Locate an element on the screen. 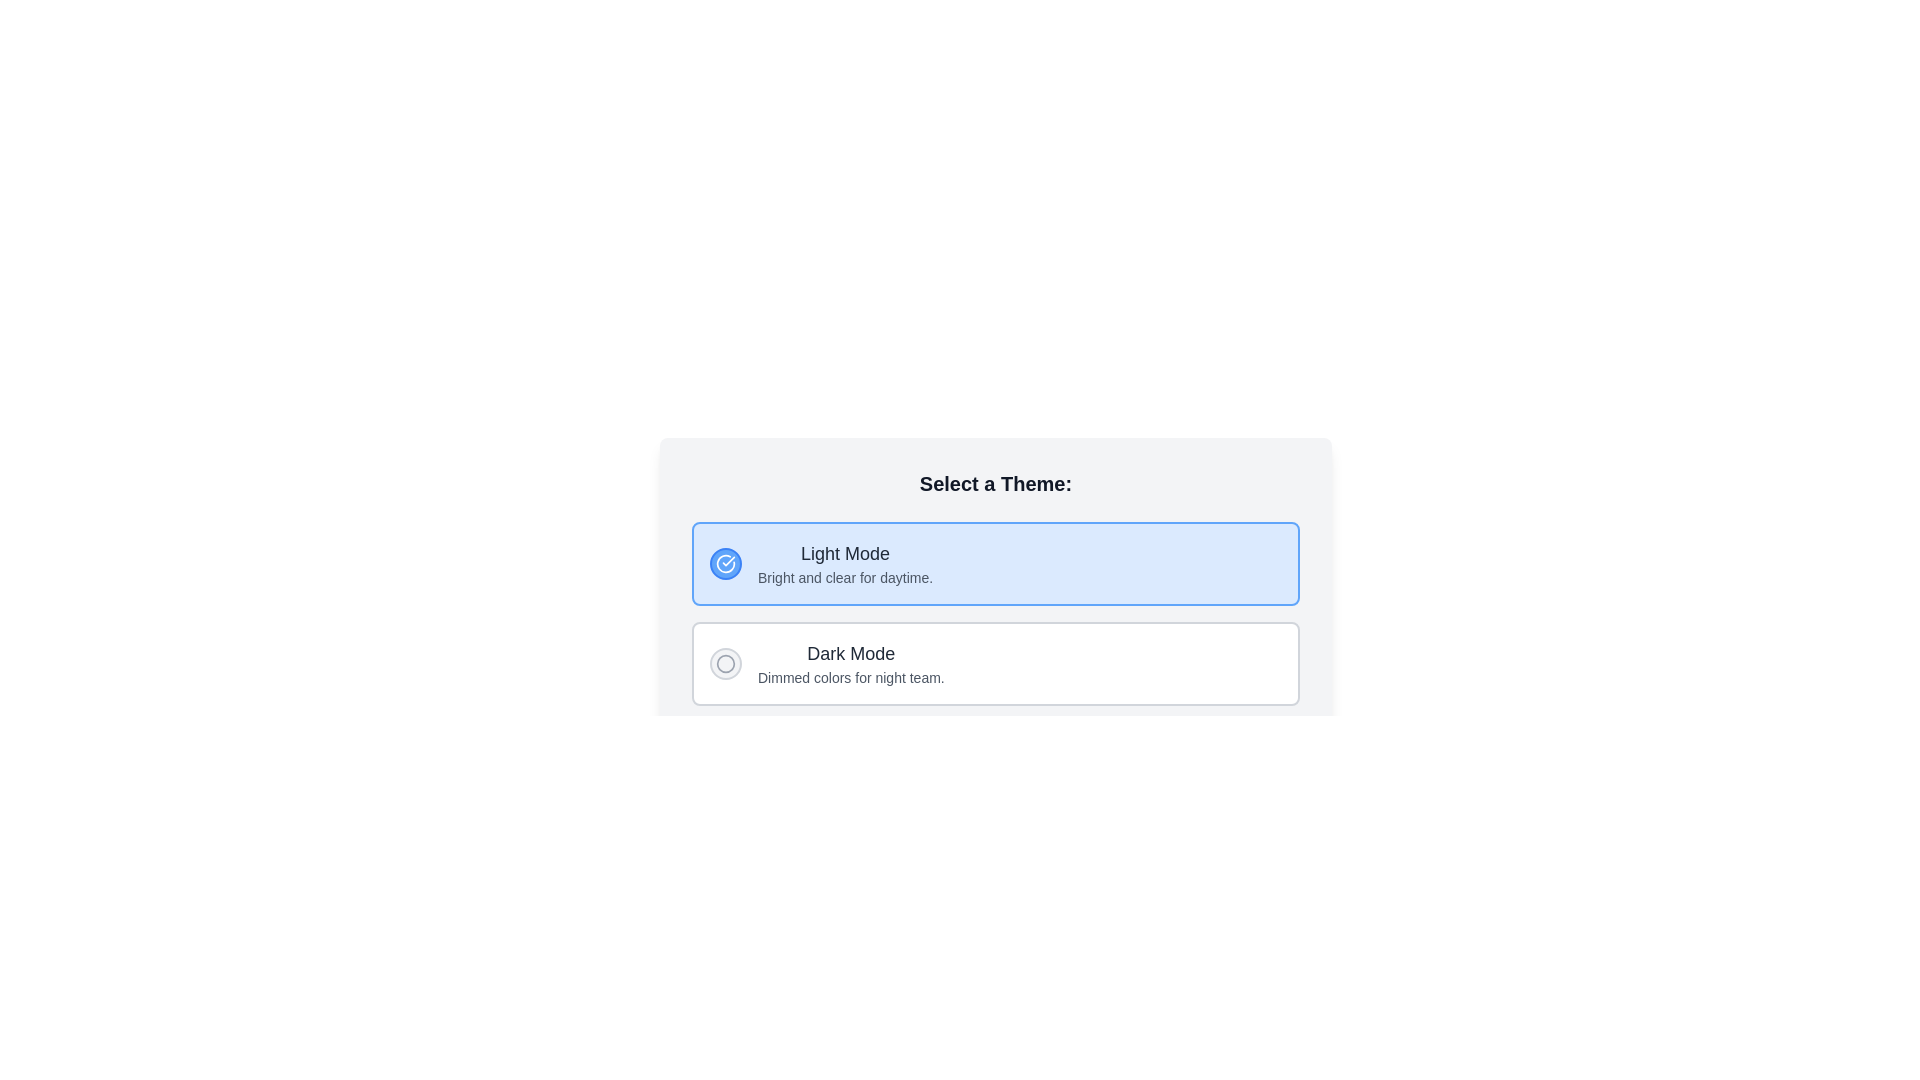 This screenshot has height=1080, width=1920. the circular gray icon with a hollow design and stroke outline, located in the 'Dark Mode' option is located at coordinates (724, 663).